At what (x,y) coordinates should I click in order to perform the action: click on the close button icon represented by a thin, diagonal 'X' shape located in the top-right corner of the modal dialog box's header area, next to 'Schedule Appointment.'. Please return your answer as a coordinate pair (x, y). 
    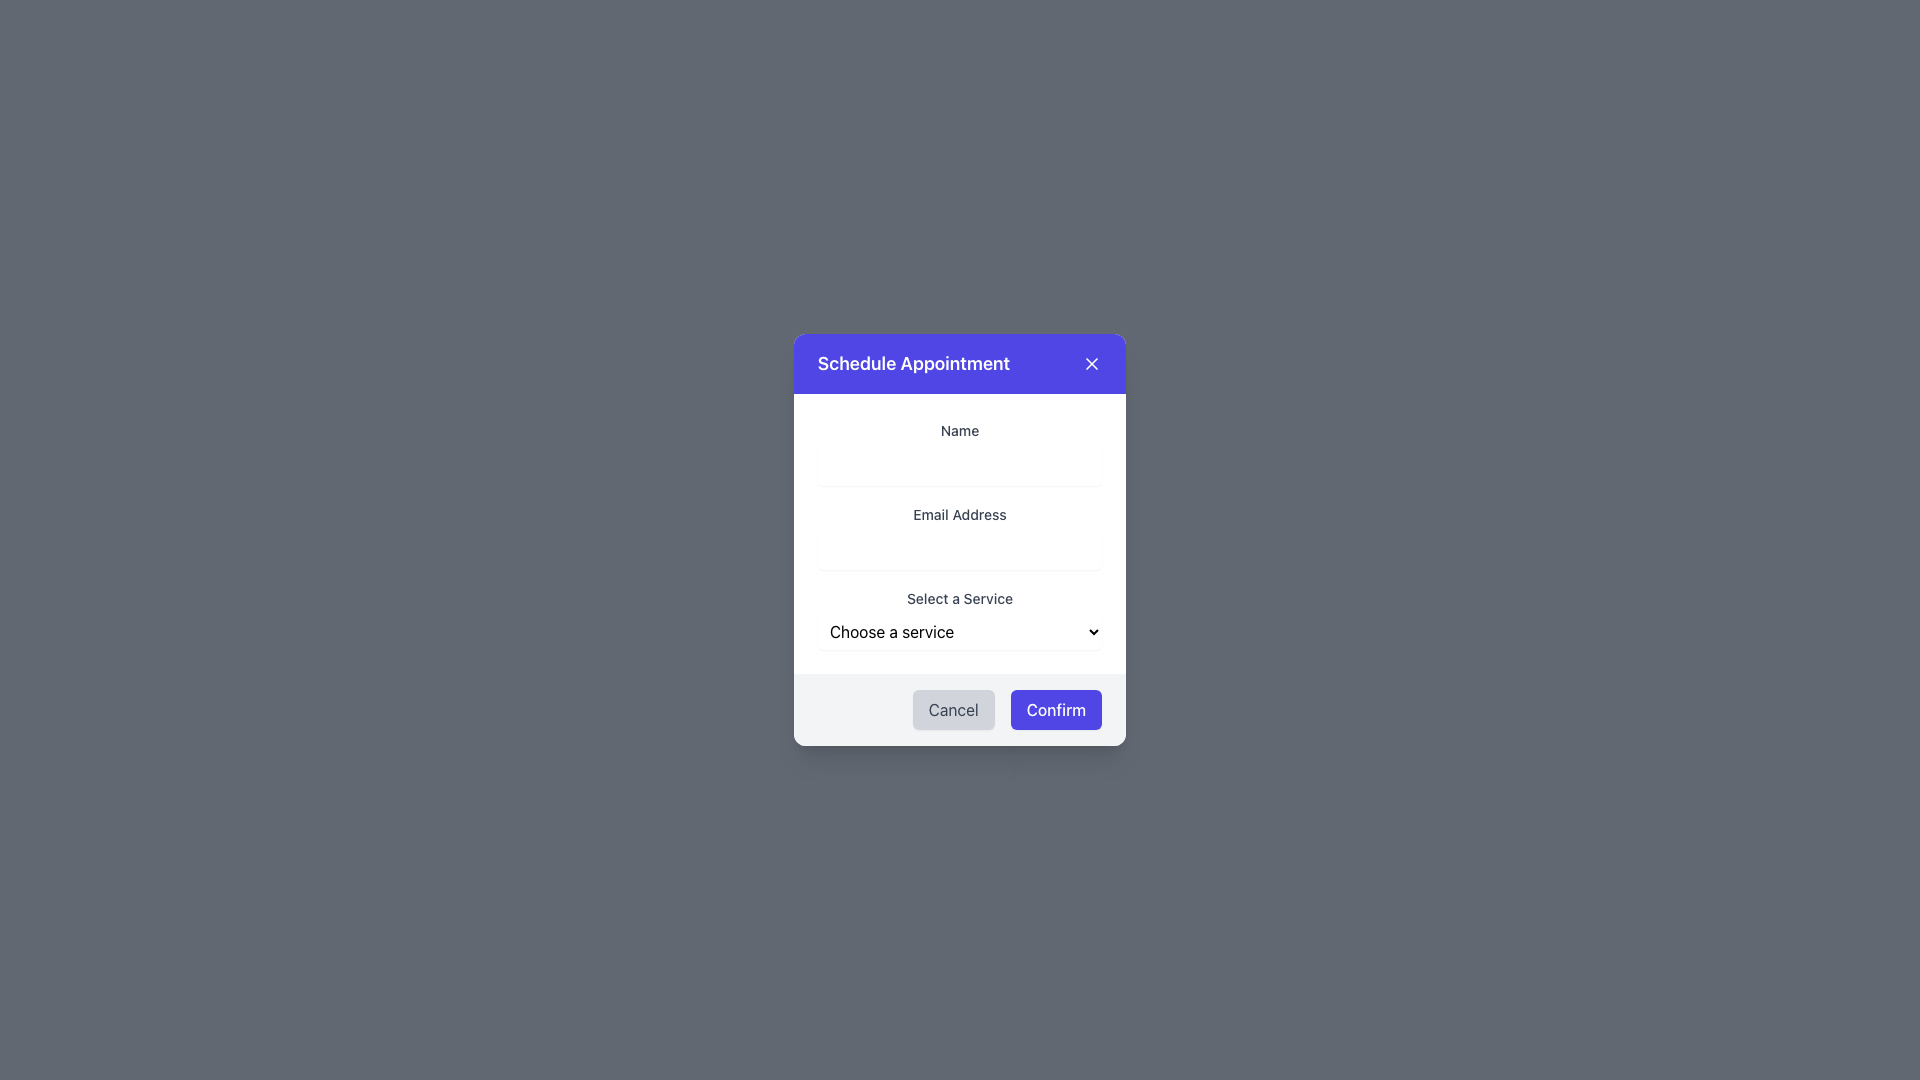
    Looking at the image, I should click on (1091, 363).